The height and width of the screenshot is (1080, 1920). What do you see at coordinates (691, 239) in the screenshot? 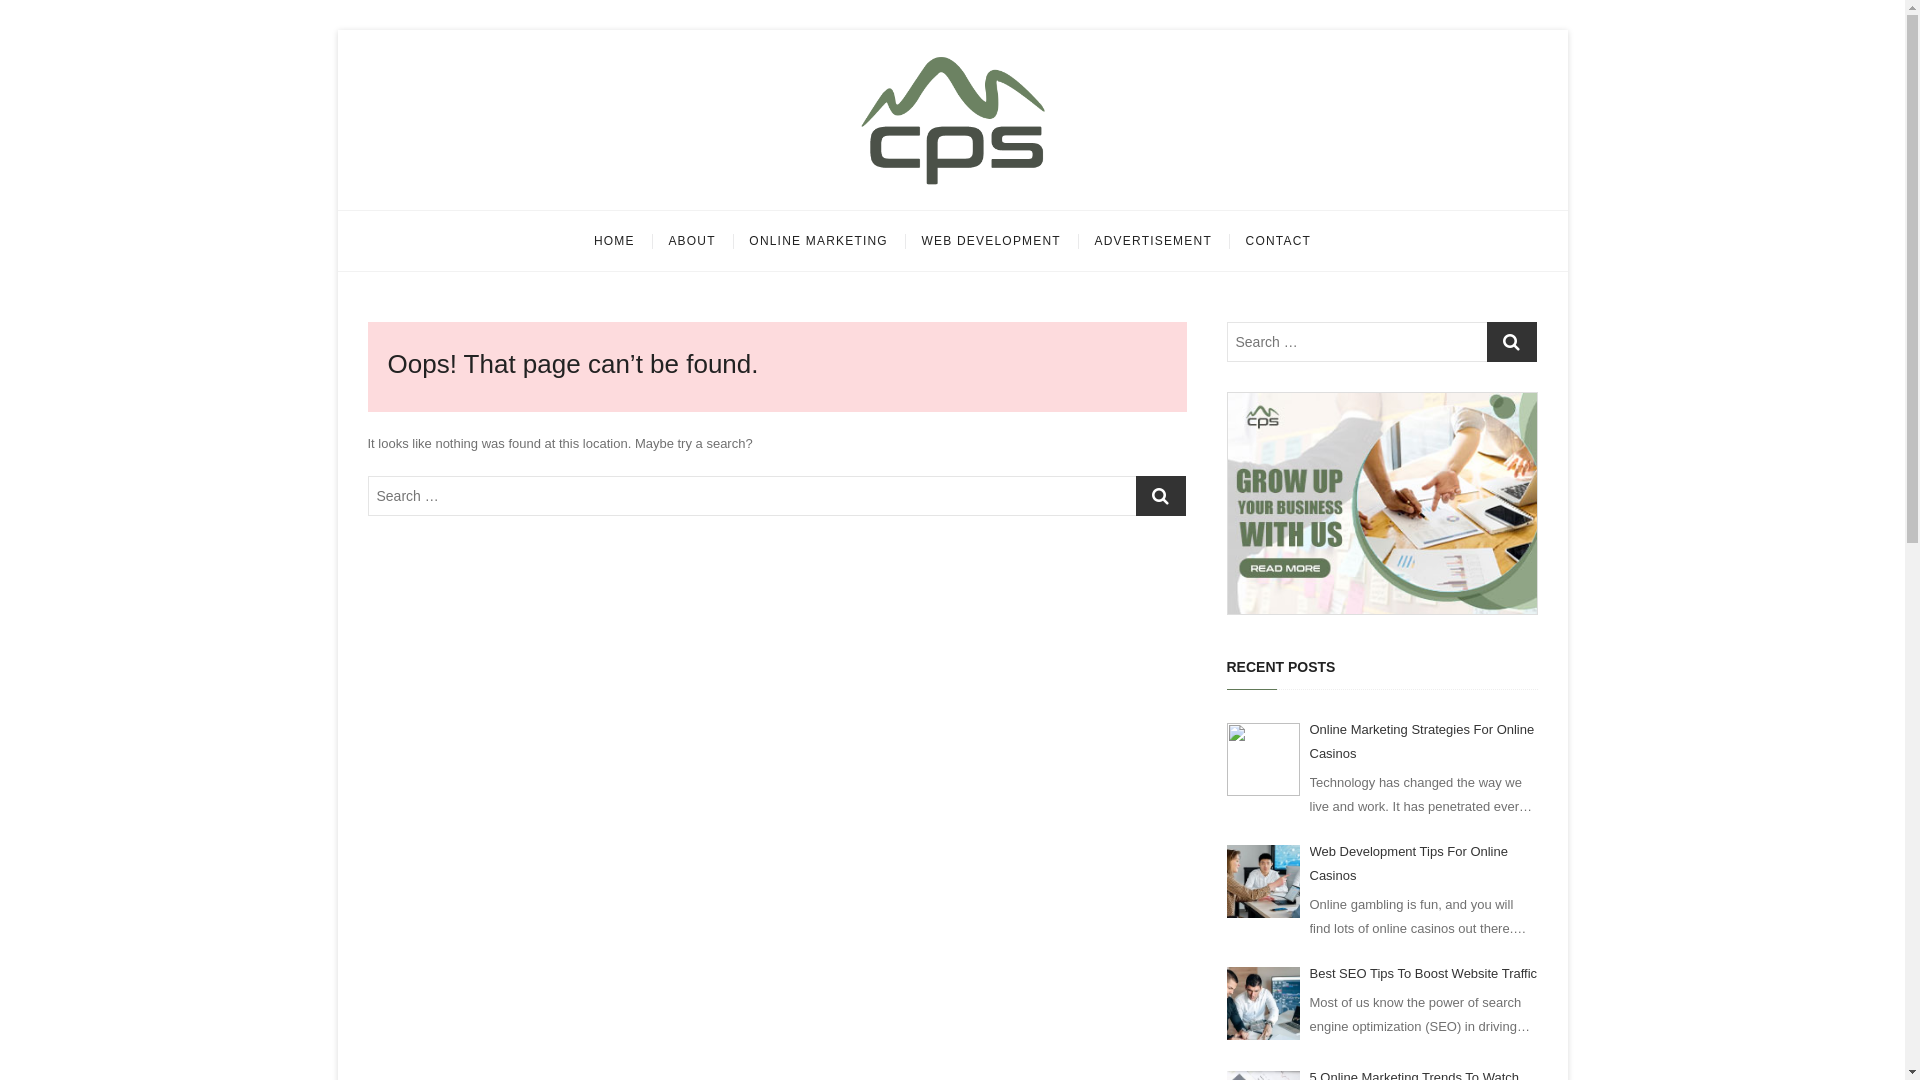
I see `'ABOUT'` at bounding box center [691, 239].